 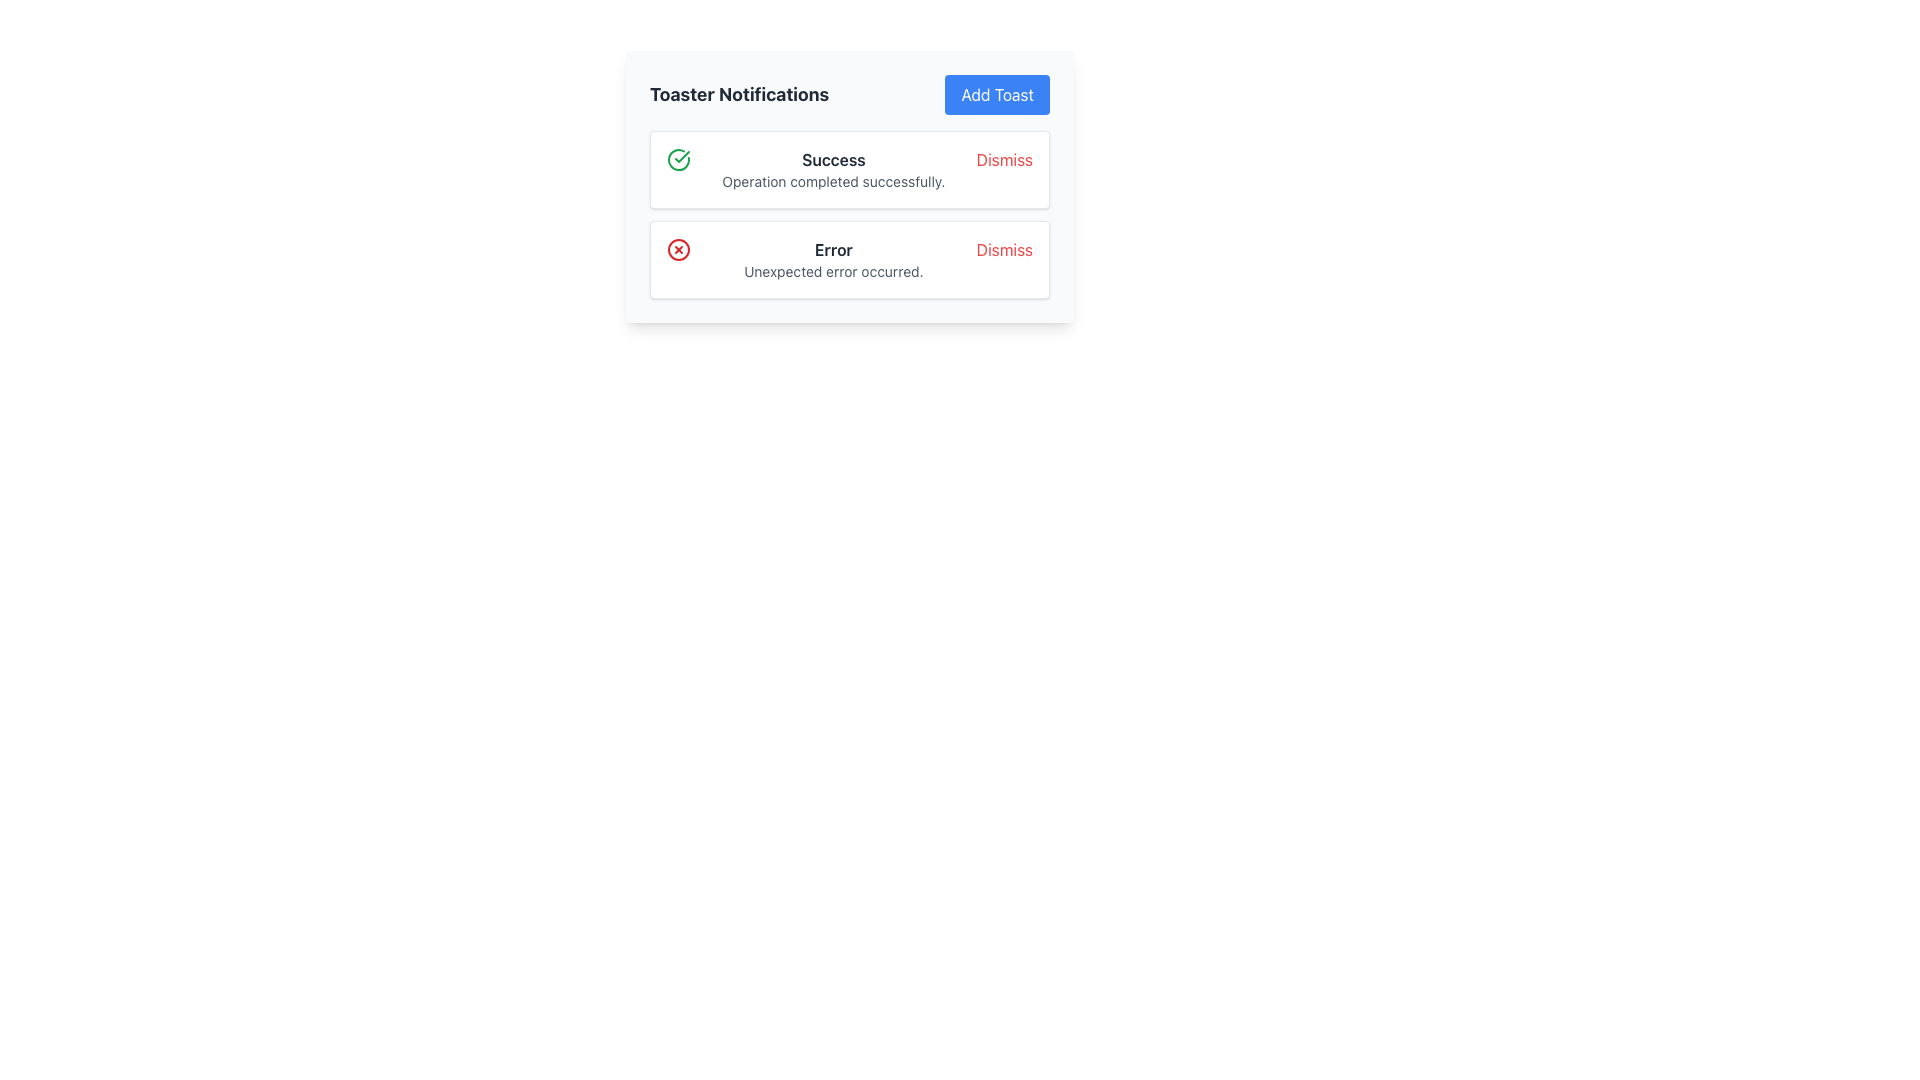 What do you see at coordinates (678, 158) in the screenshot?
I see `the green checkmark icon in the first notification card of the toaster notifications section, which indicates a successful operation` at bounding box center [678, 158].